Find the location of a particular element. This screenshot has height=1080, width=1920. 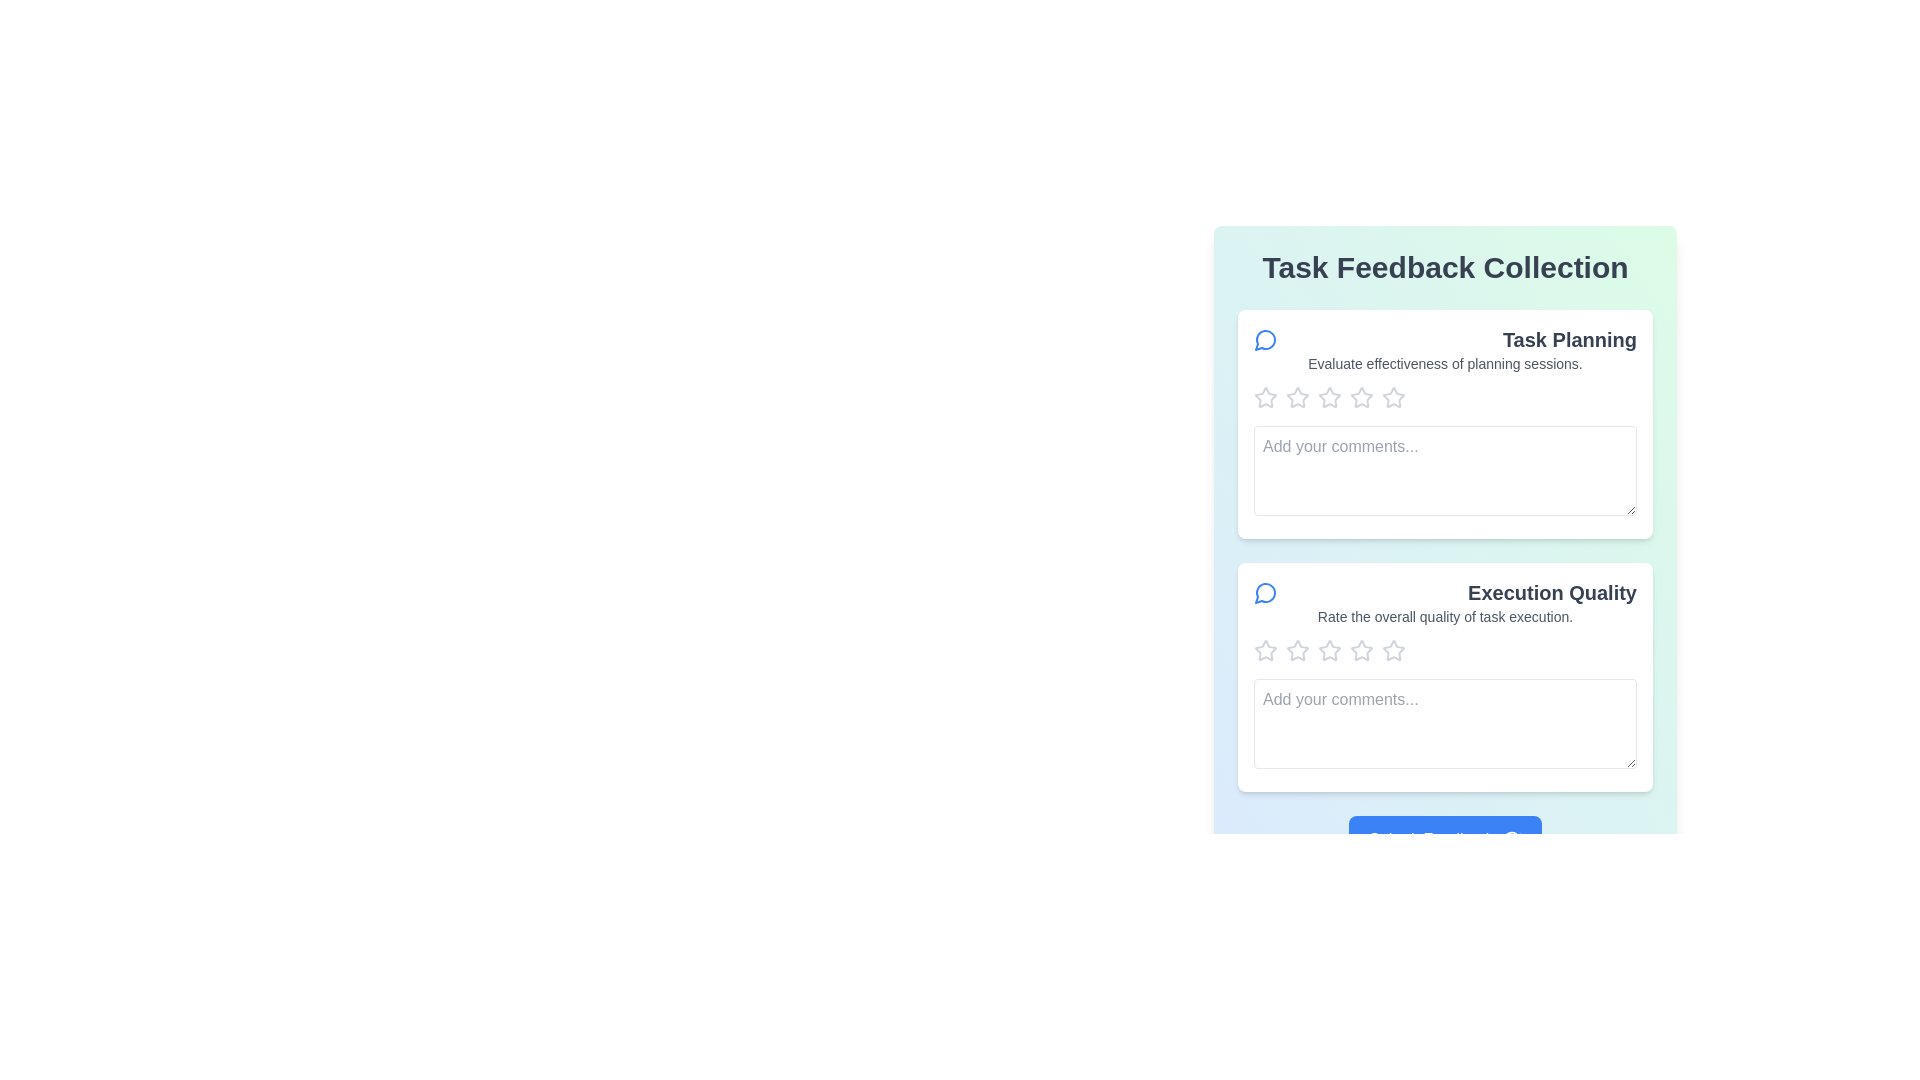

the sixth star icon in the 'Execution Quality' rating system is located at coordinates (1361, 651).